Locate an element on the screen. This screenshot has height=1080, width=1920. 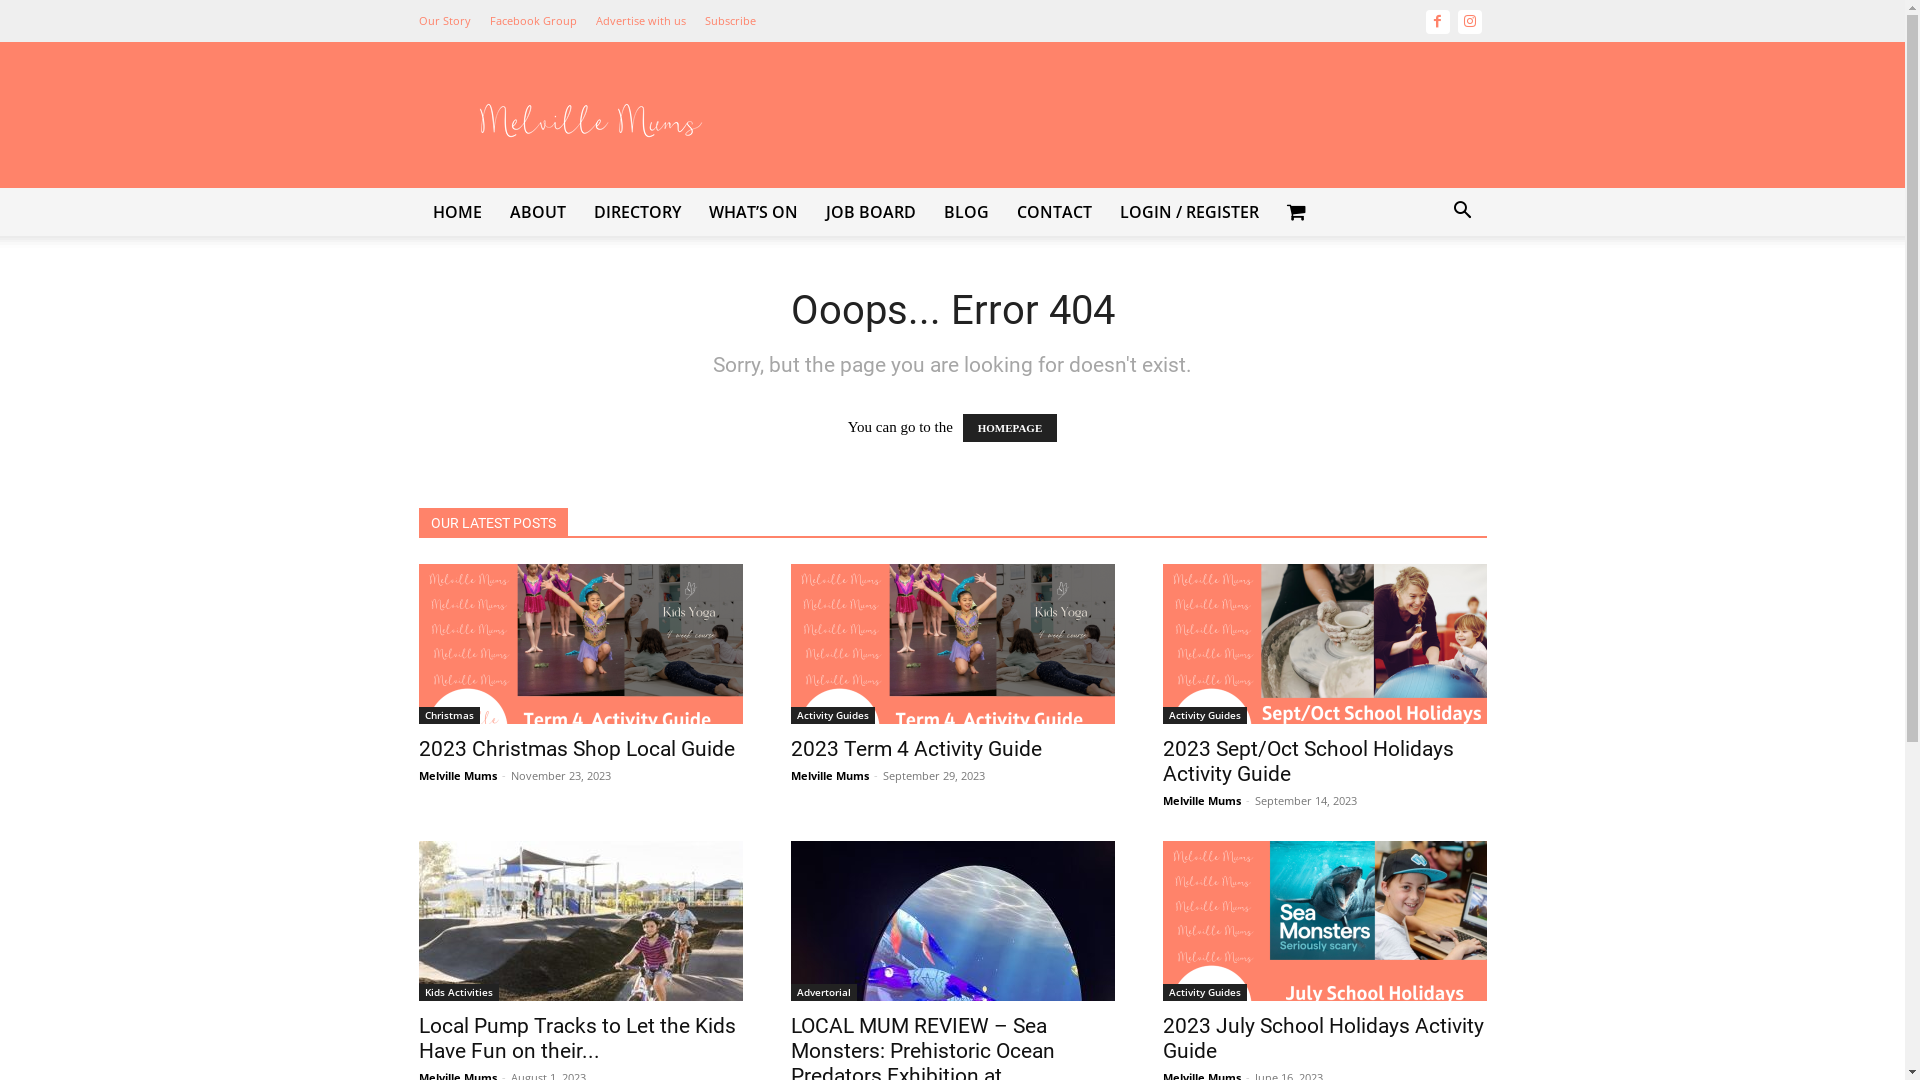
'Our Story' is located at coordinates (443, 20).